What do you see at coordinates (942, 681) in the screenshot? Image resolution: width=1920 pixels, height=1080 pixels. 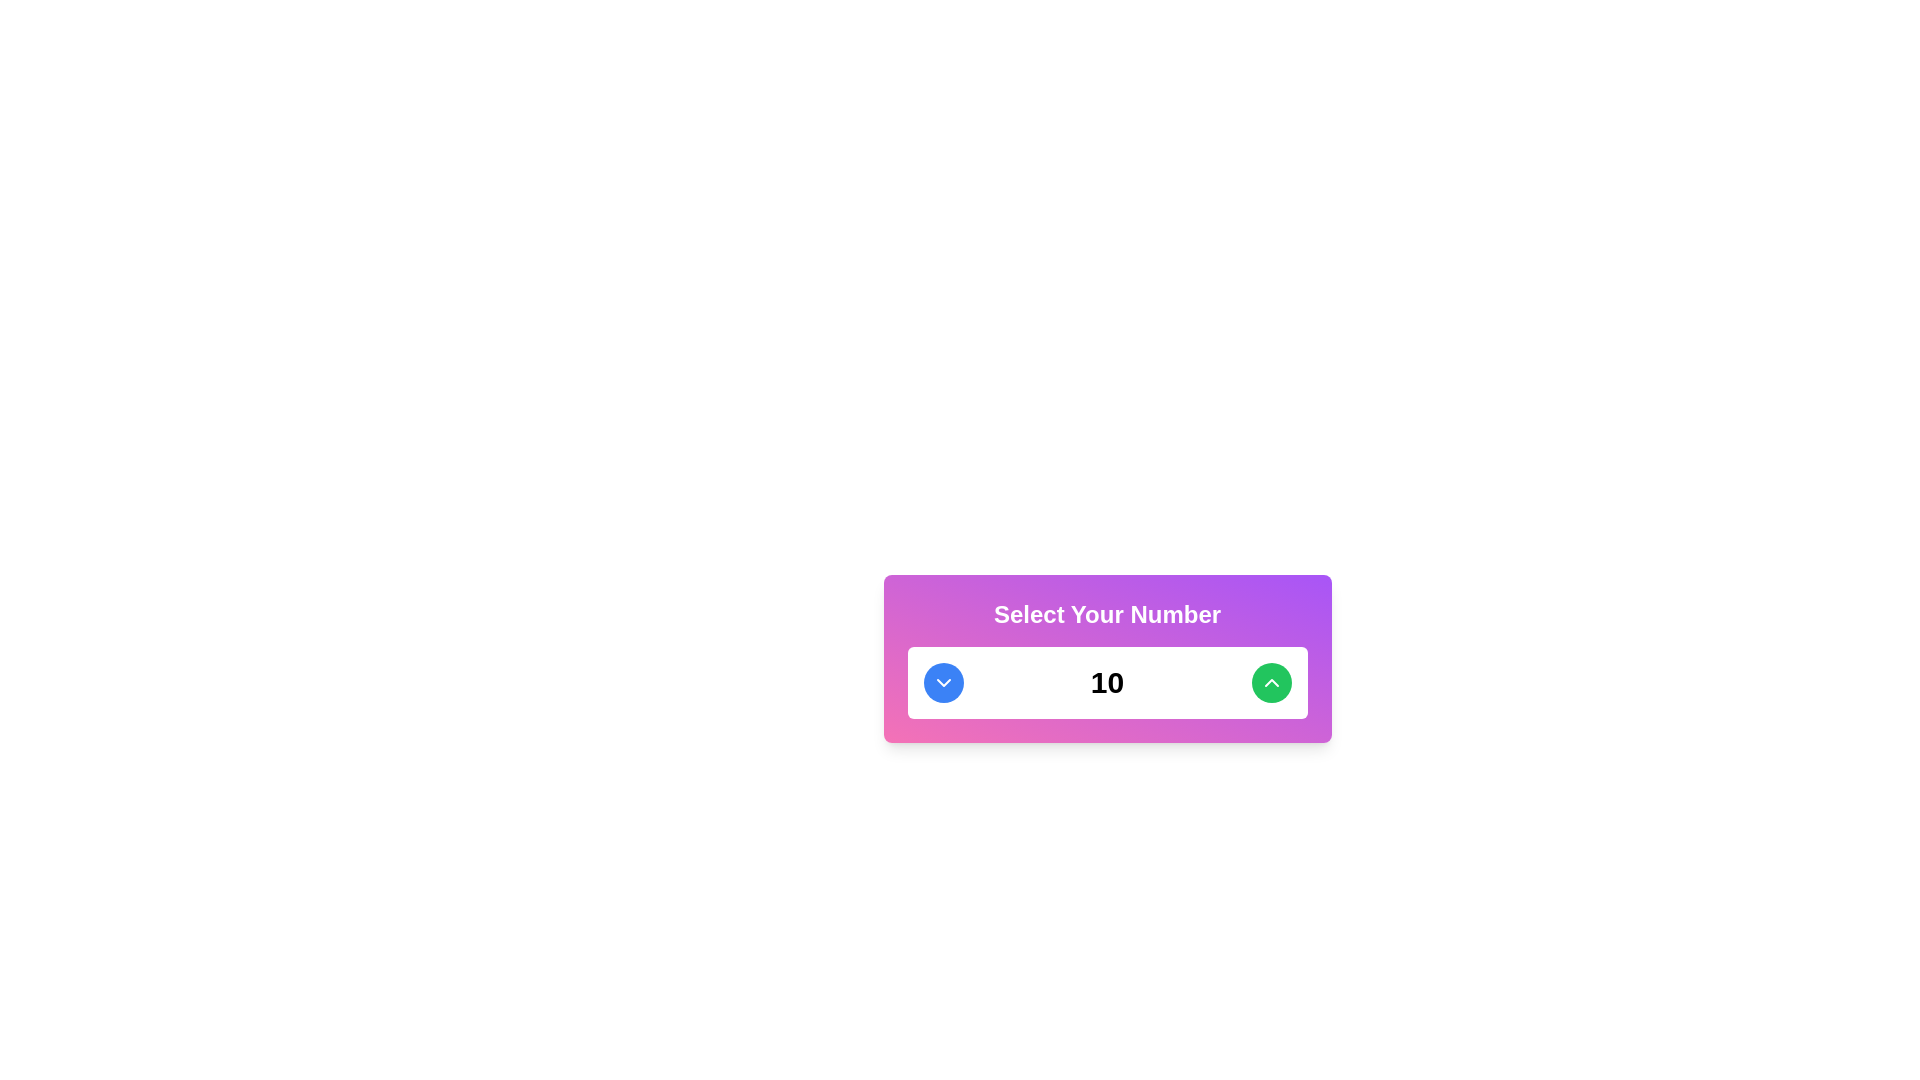 I see `the leftmost decrement button located to the left of the displayed number` at bounding box center [942, 681].